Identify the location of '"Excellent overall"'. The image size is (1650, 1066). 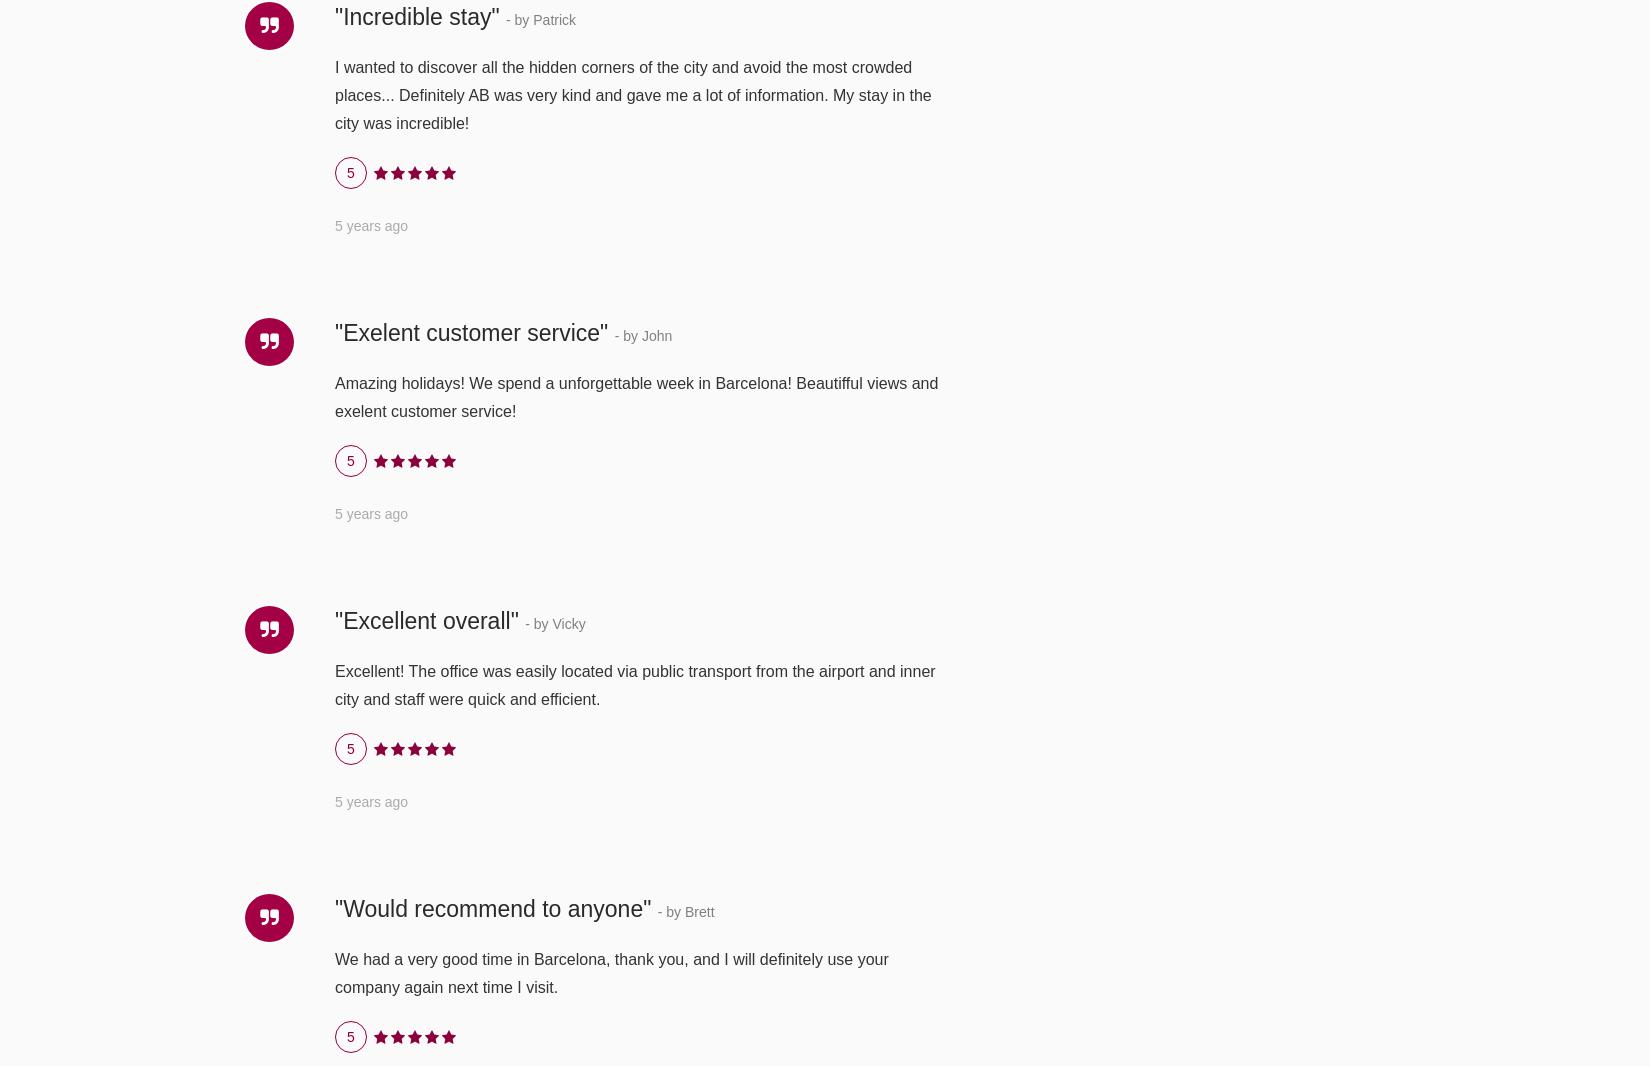
(334, 618).